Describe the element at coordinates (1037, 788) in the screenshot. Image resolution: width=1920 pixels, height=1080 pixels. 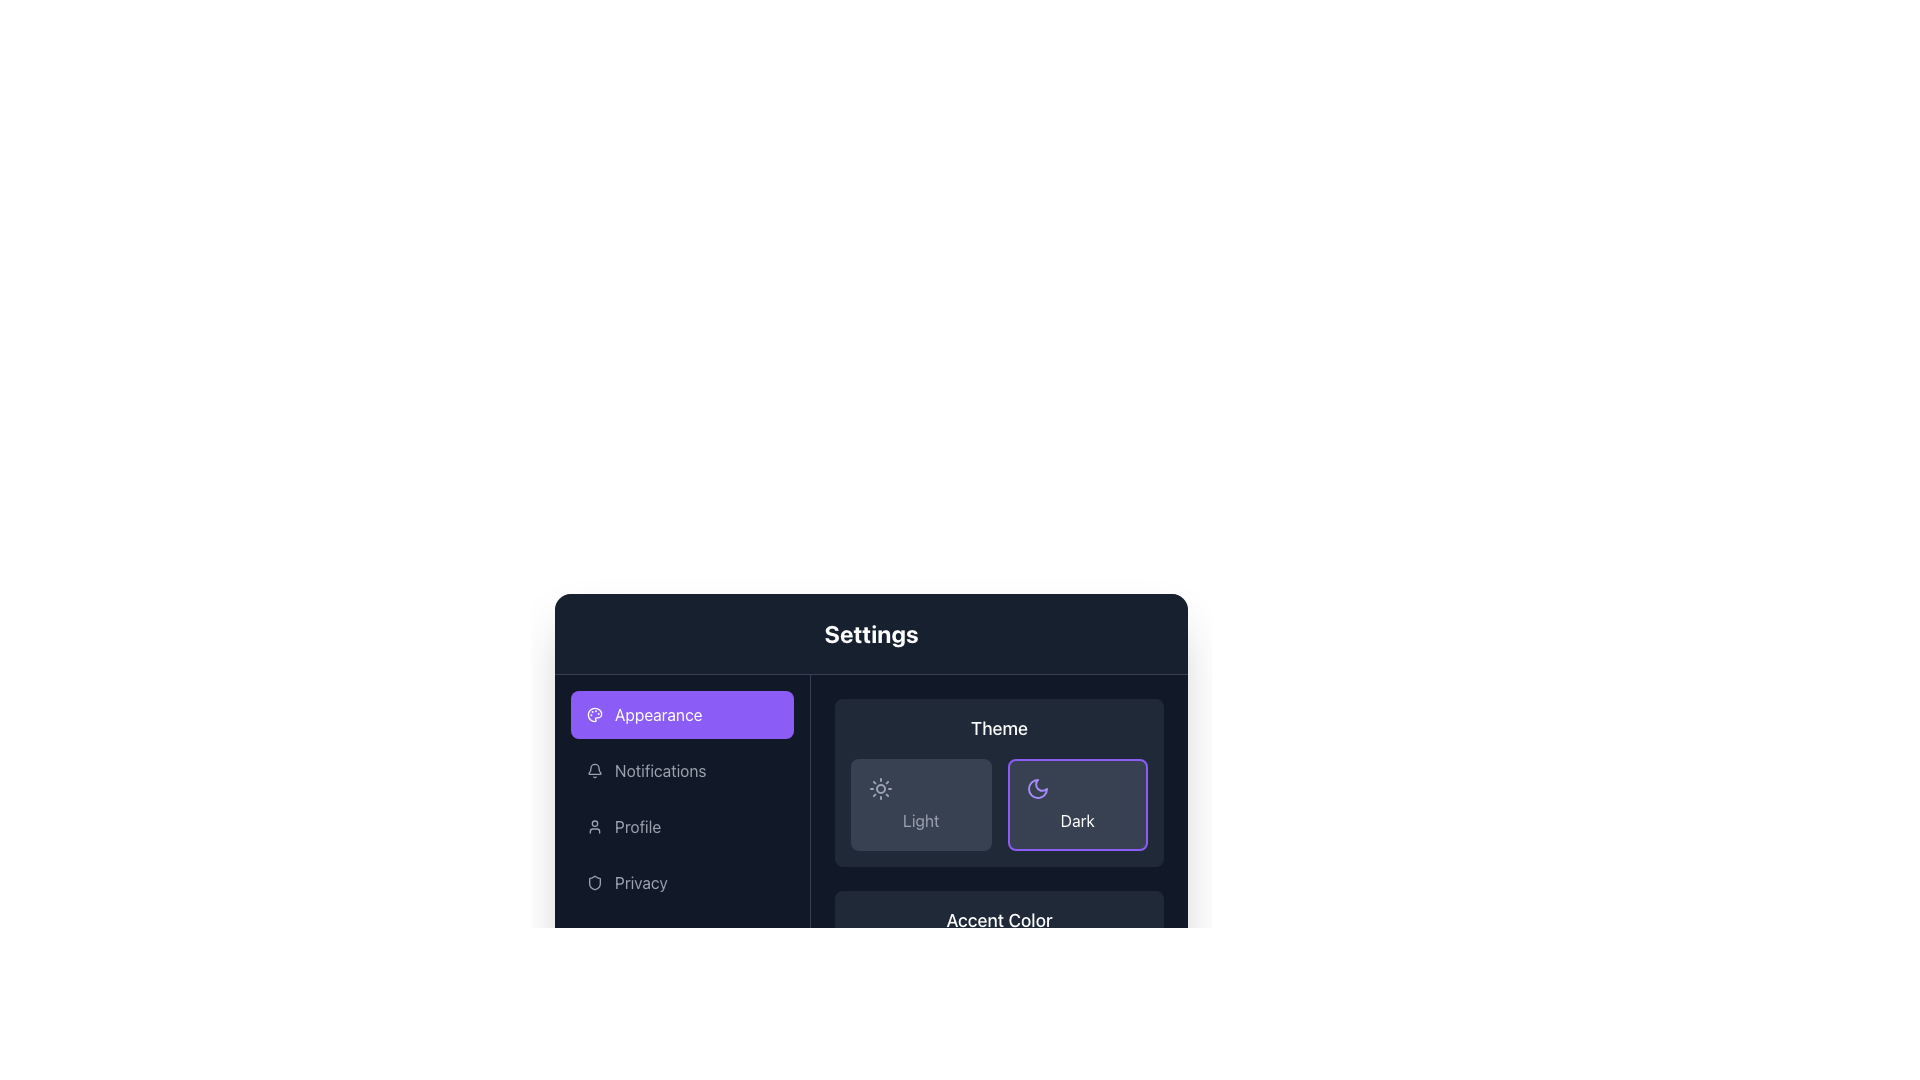
I see `the 'Dark' theme icon located in the top-left portion of the theme selection card, which is positioned above the text label 'Dark'` at that location.